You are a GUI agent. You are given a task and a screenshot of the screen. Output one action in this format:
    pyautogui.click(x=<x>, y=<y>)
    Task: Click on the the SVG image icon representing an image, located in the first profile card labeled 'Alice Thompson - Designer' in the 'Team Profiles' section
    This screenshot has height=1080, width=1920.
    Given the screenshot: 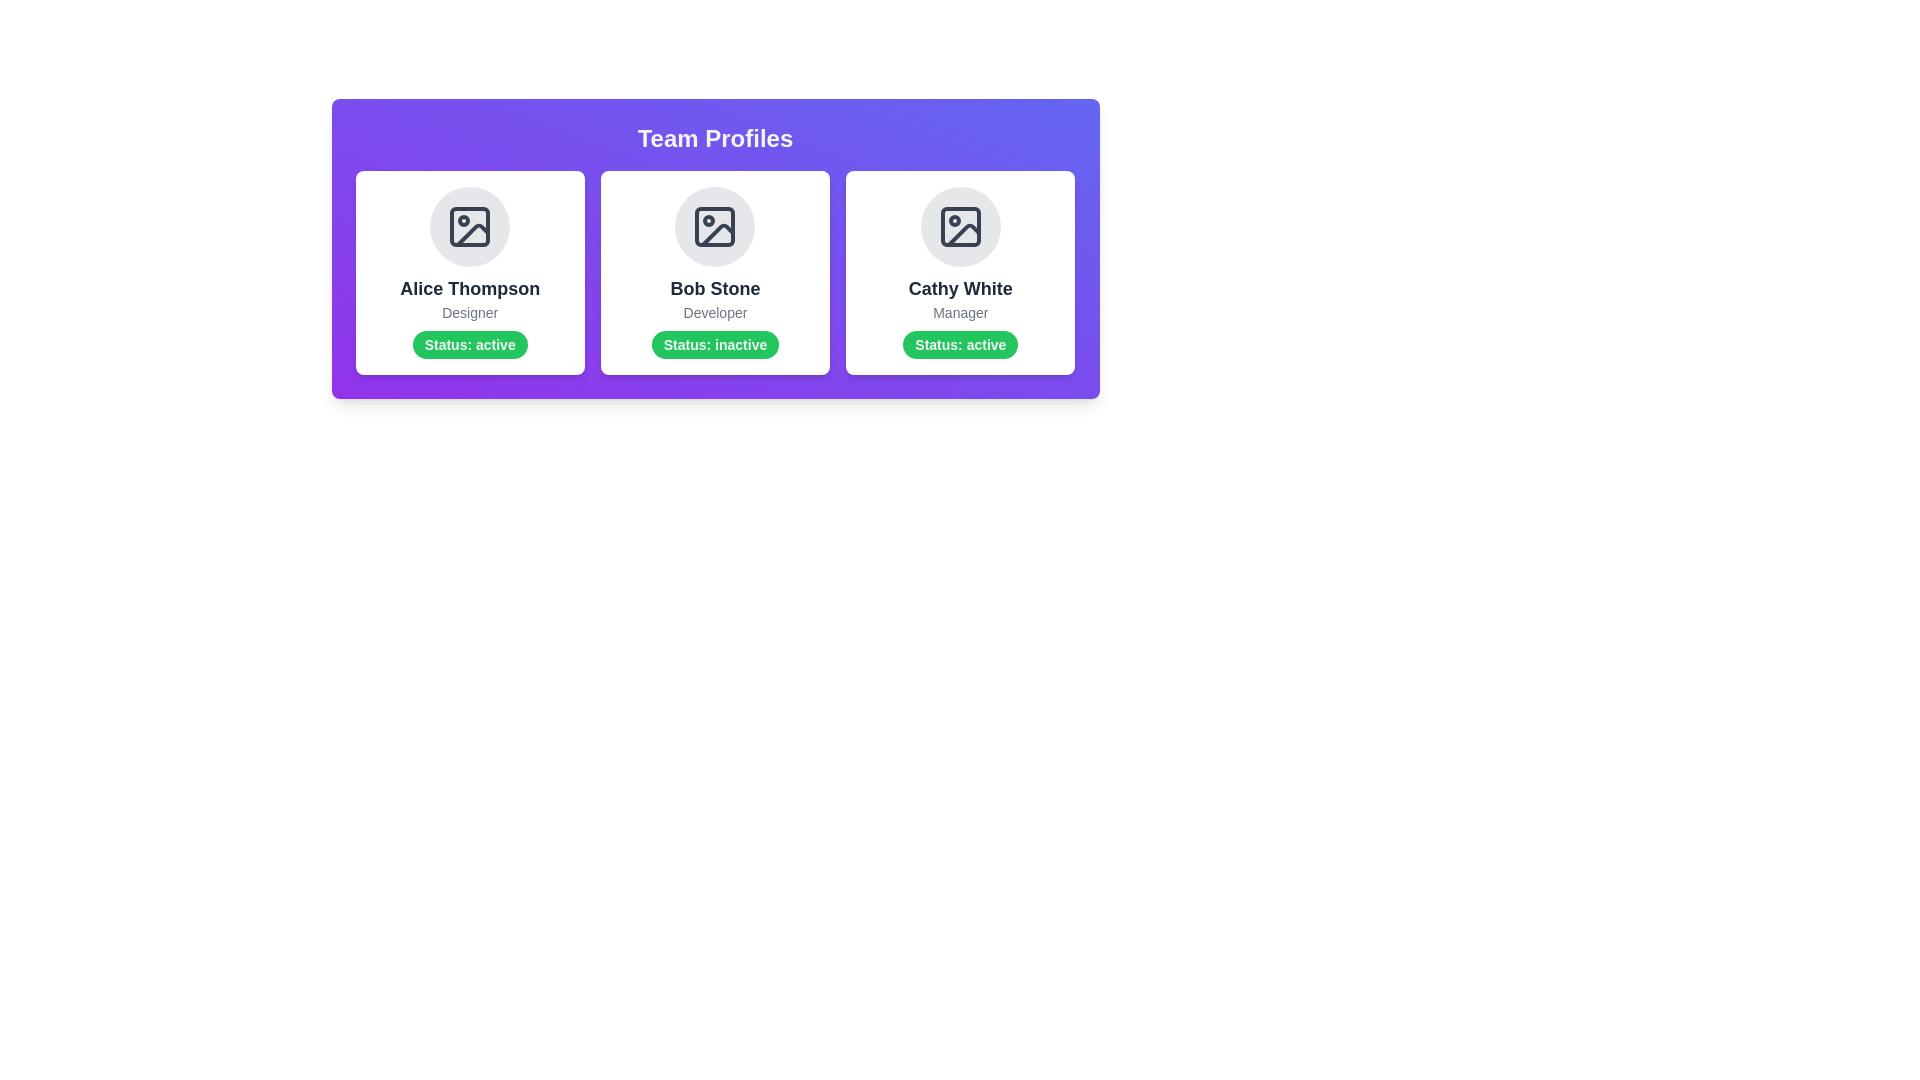 What is the action you would take?
    pyautogui.click(x=469, y=226)
    